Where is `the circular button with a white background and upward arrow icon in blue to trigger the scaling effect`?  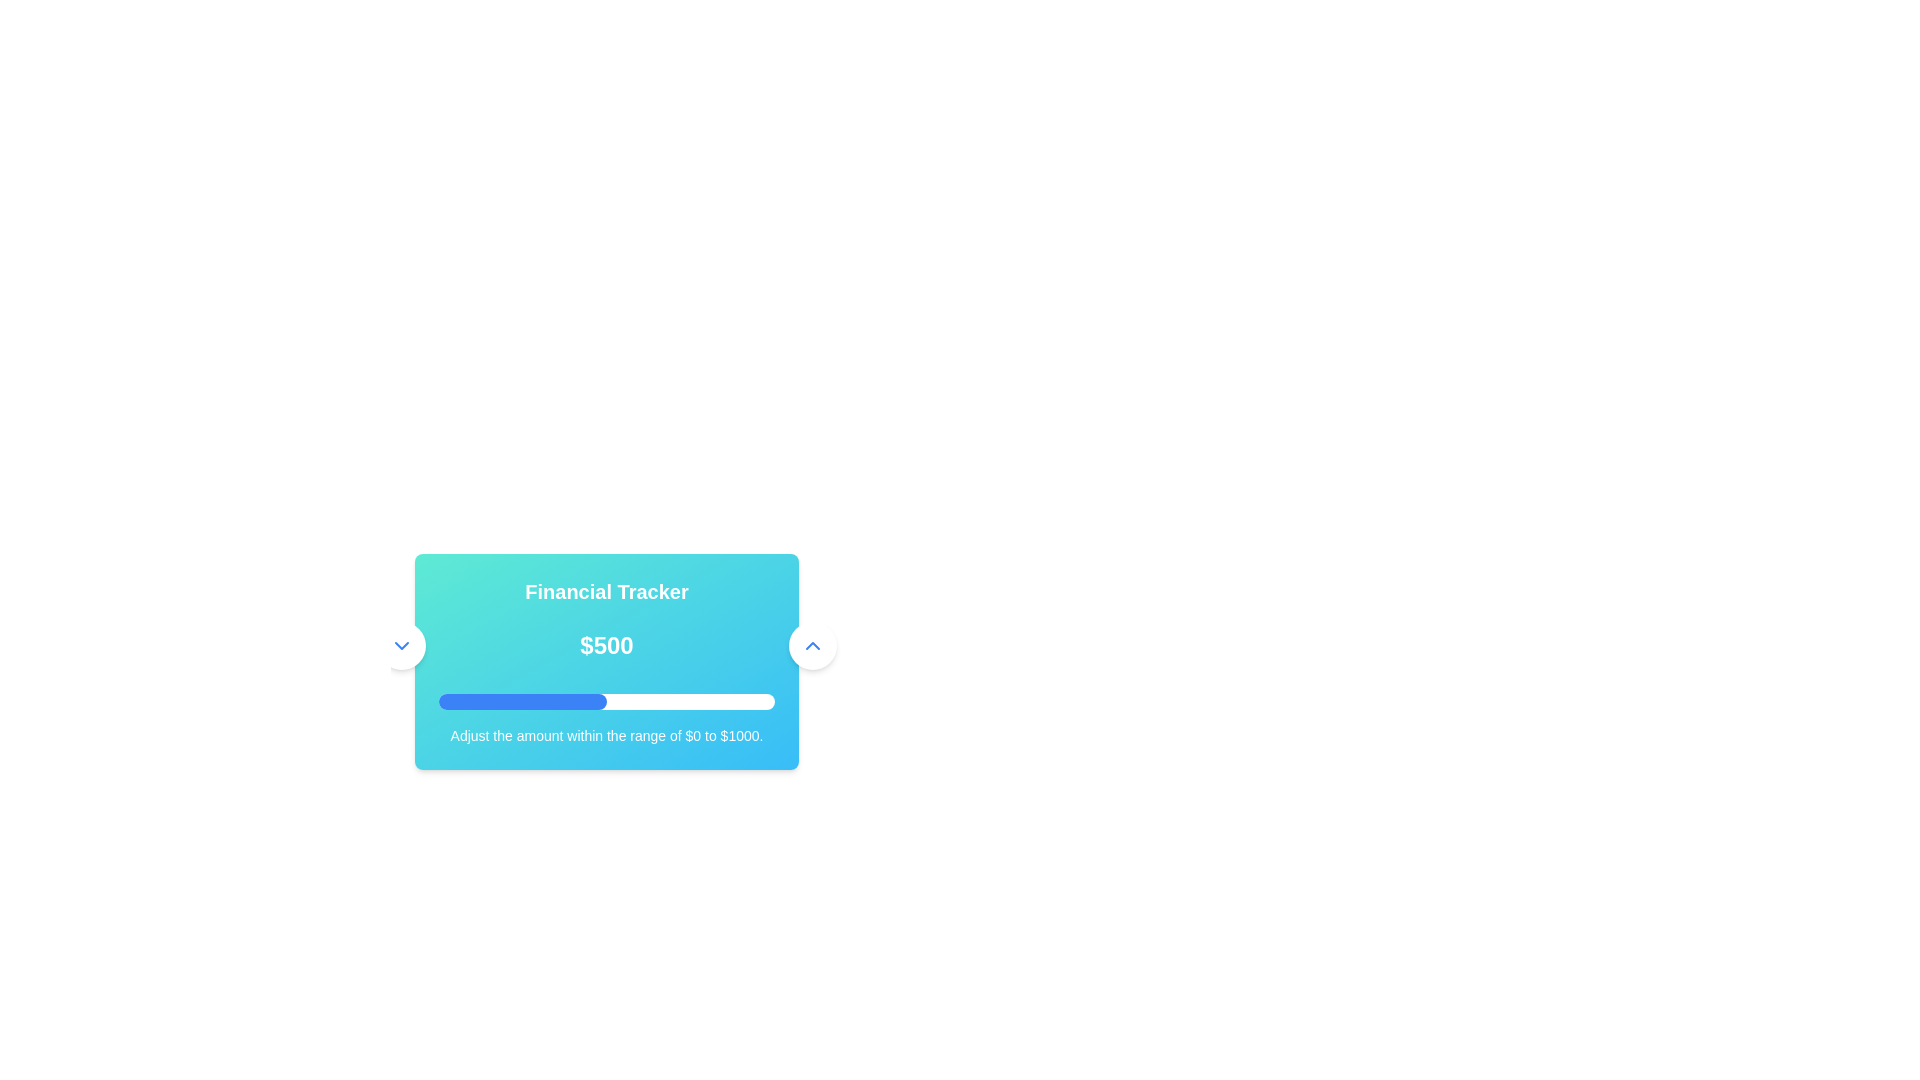
the circular button with a white background and upward arrow icon in blue to trigger the scaling effect is located at coordinates (812, 645).